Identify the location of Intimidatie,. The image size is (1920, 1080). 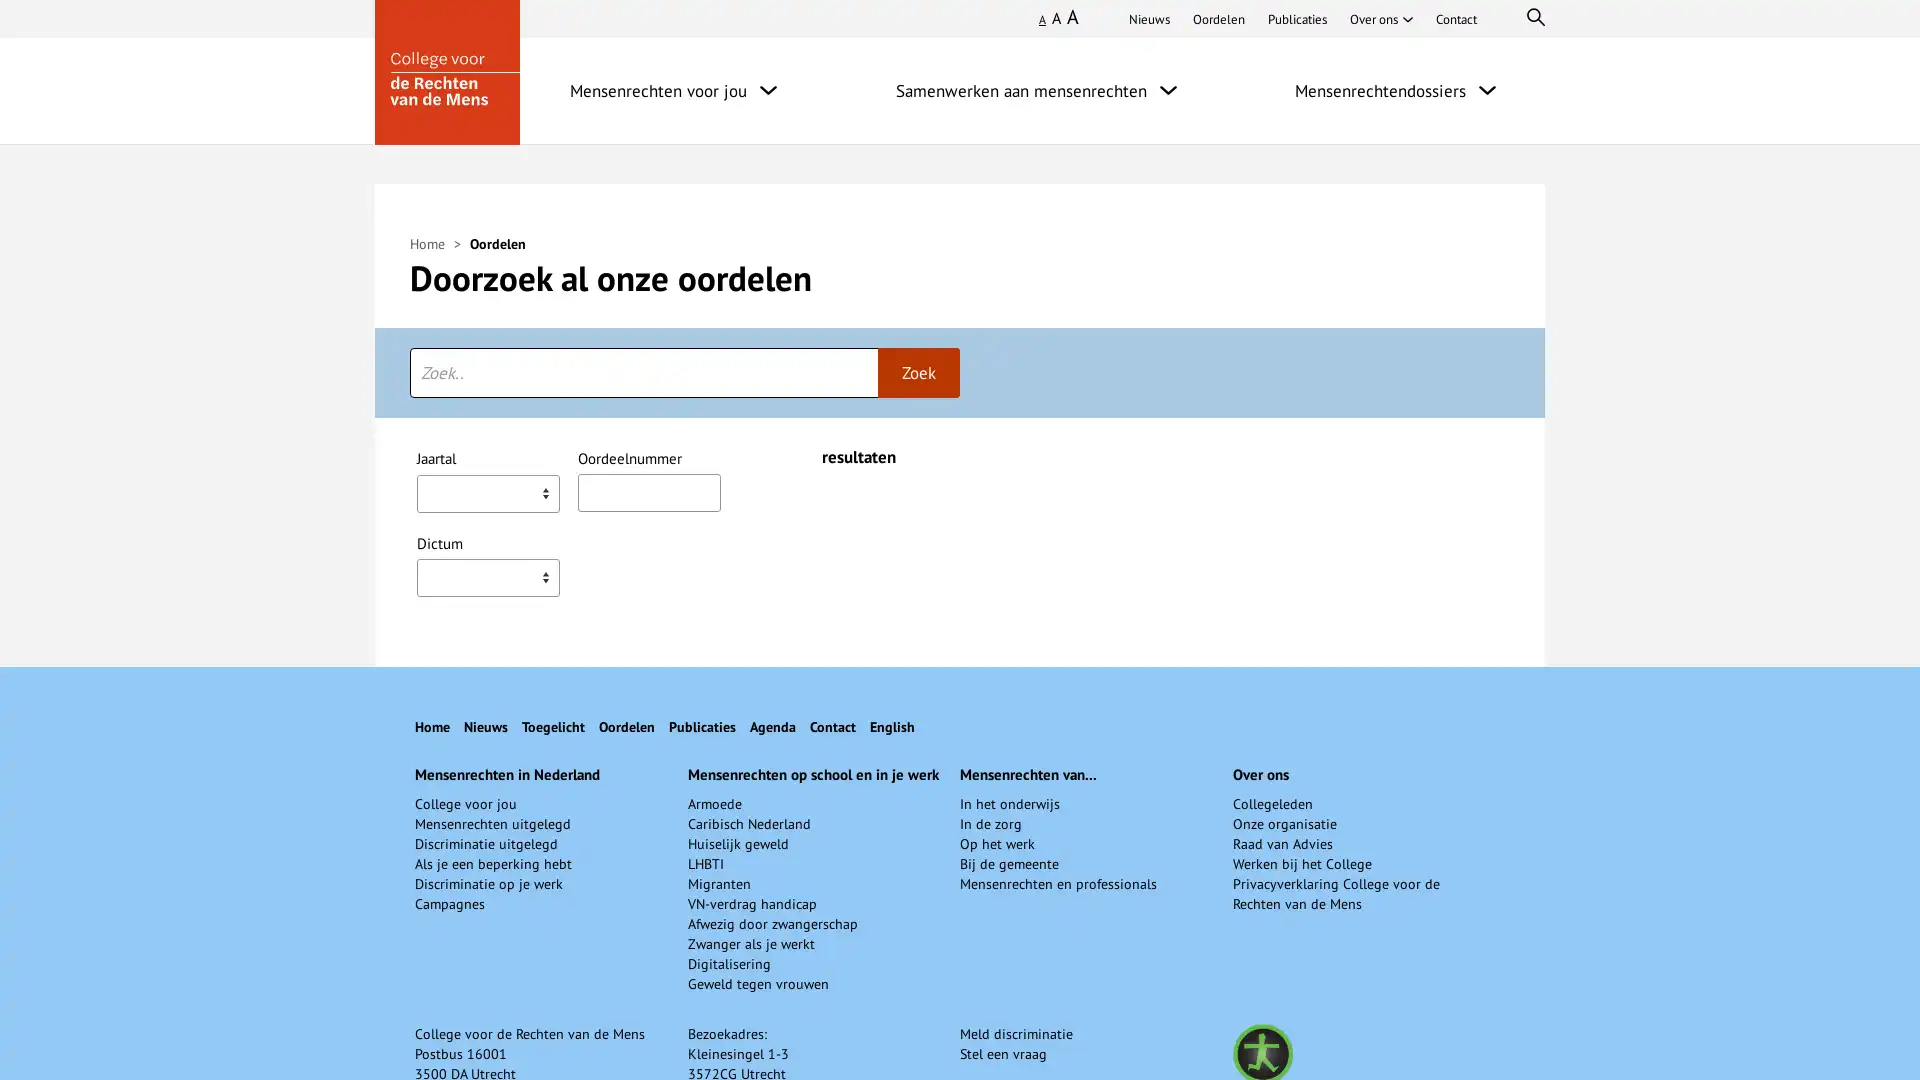
(859, 608).